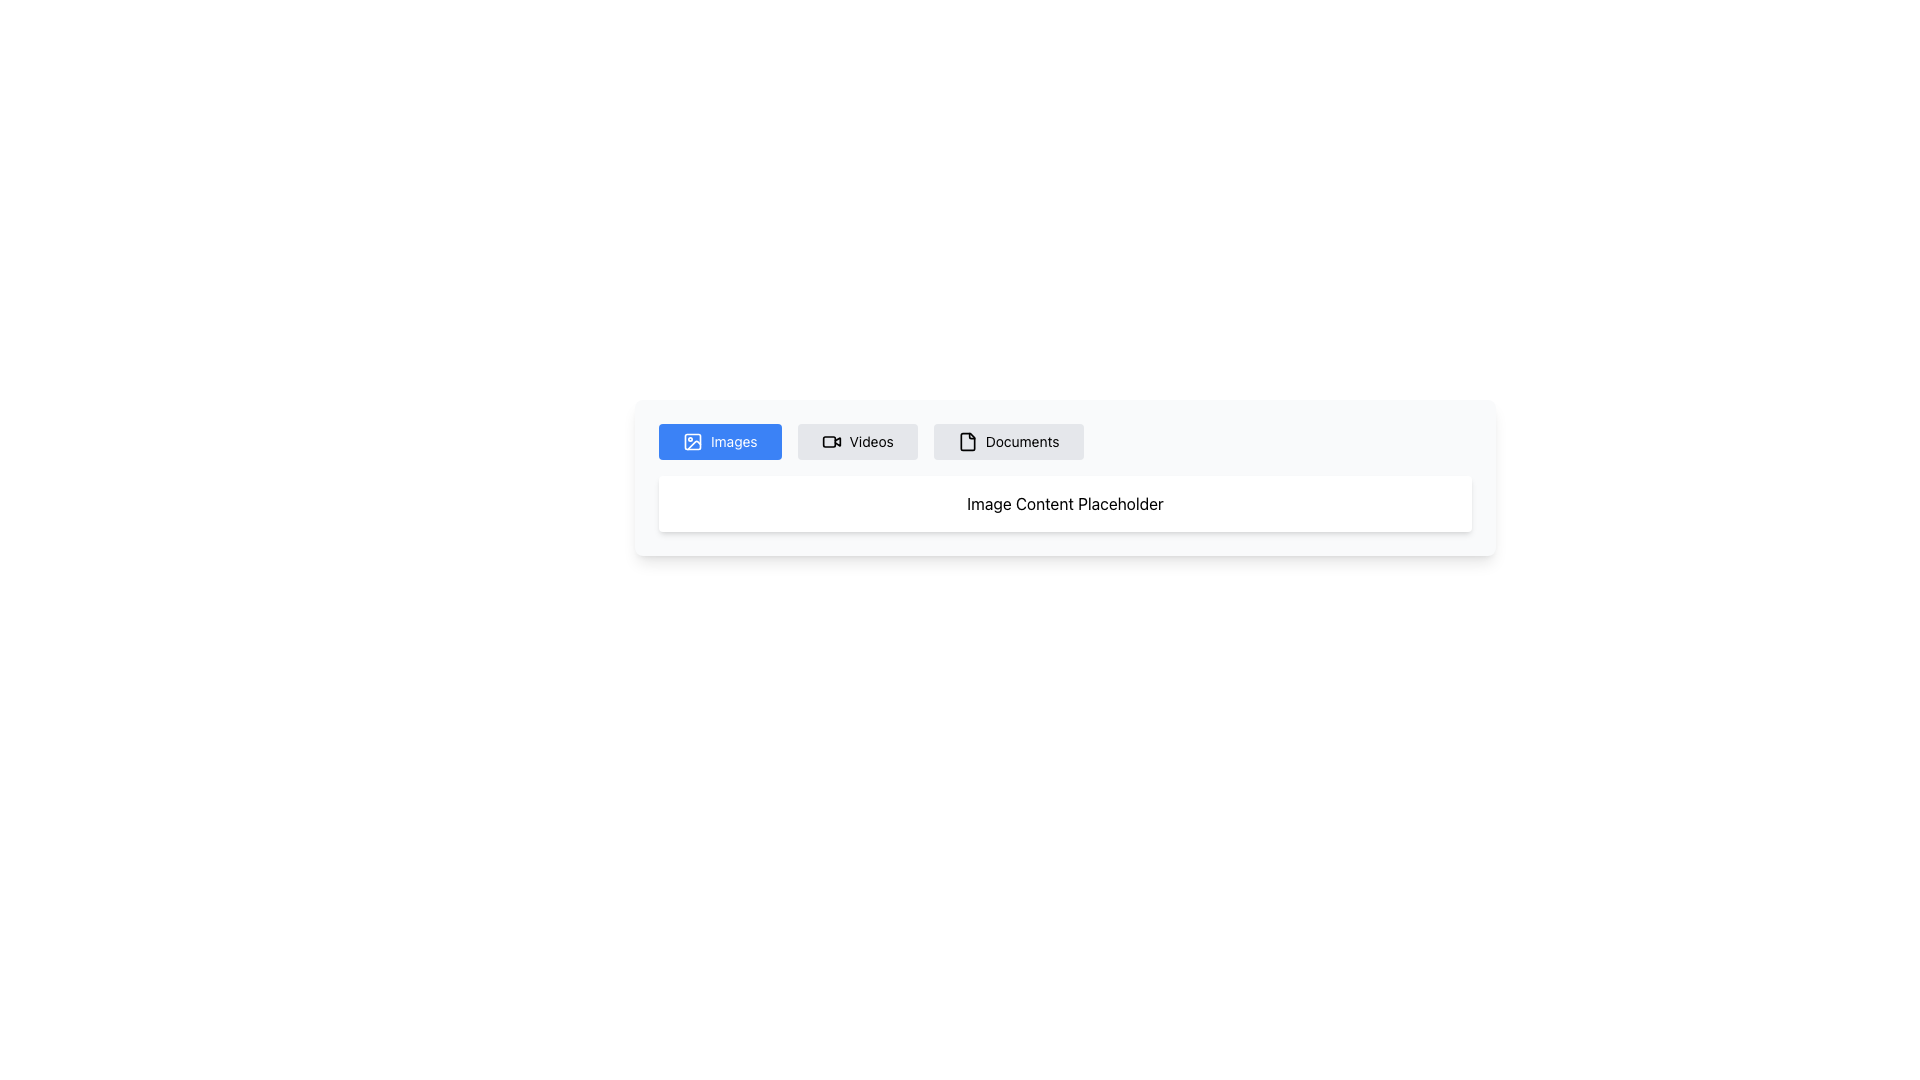  Describe the element at coordinates (831, 441) in the screenshot. I see `the video camera icon located within the 'Videos' button, which is positioned centrally in the top interface` at that location.